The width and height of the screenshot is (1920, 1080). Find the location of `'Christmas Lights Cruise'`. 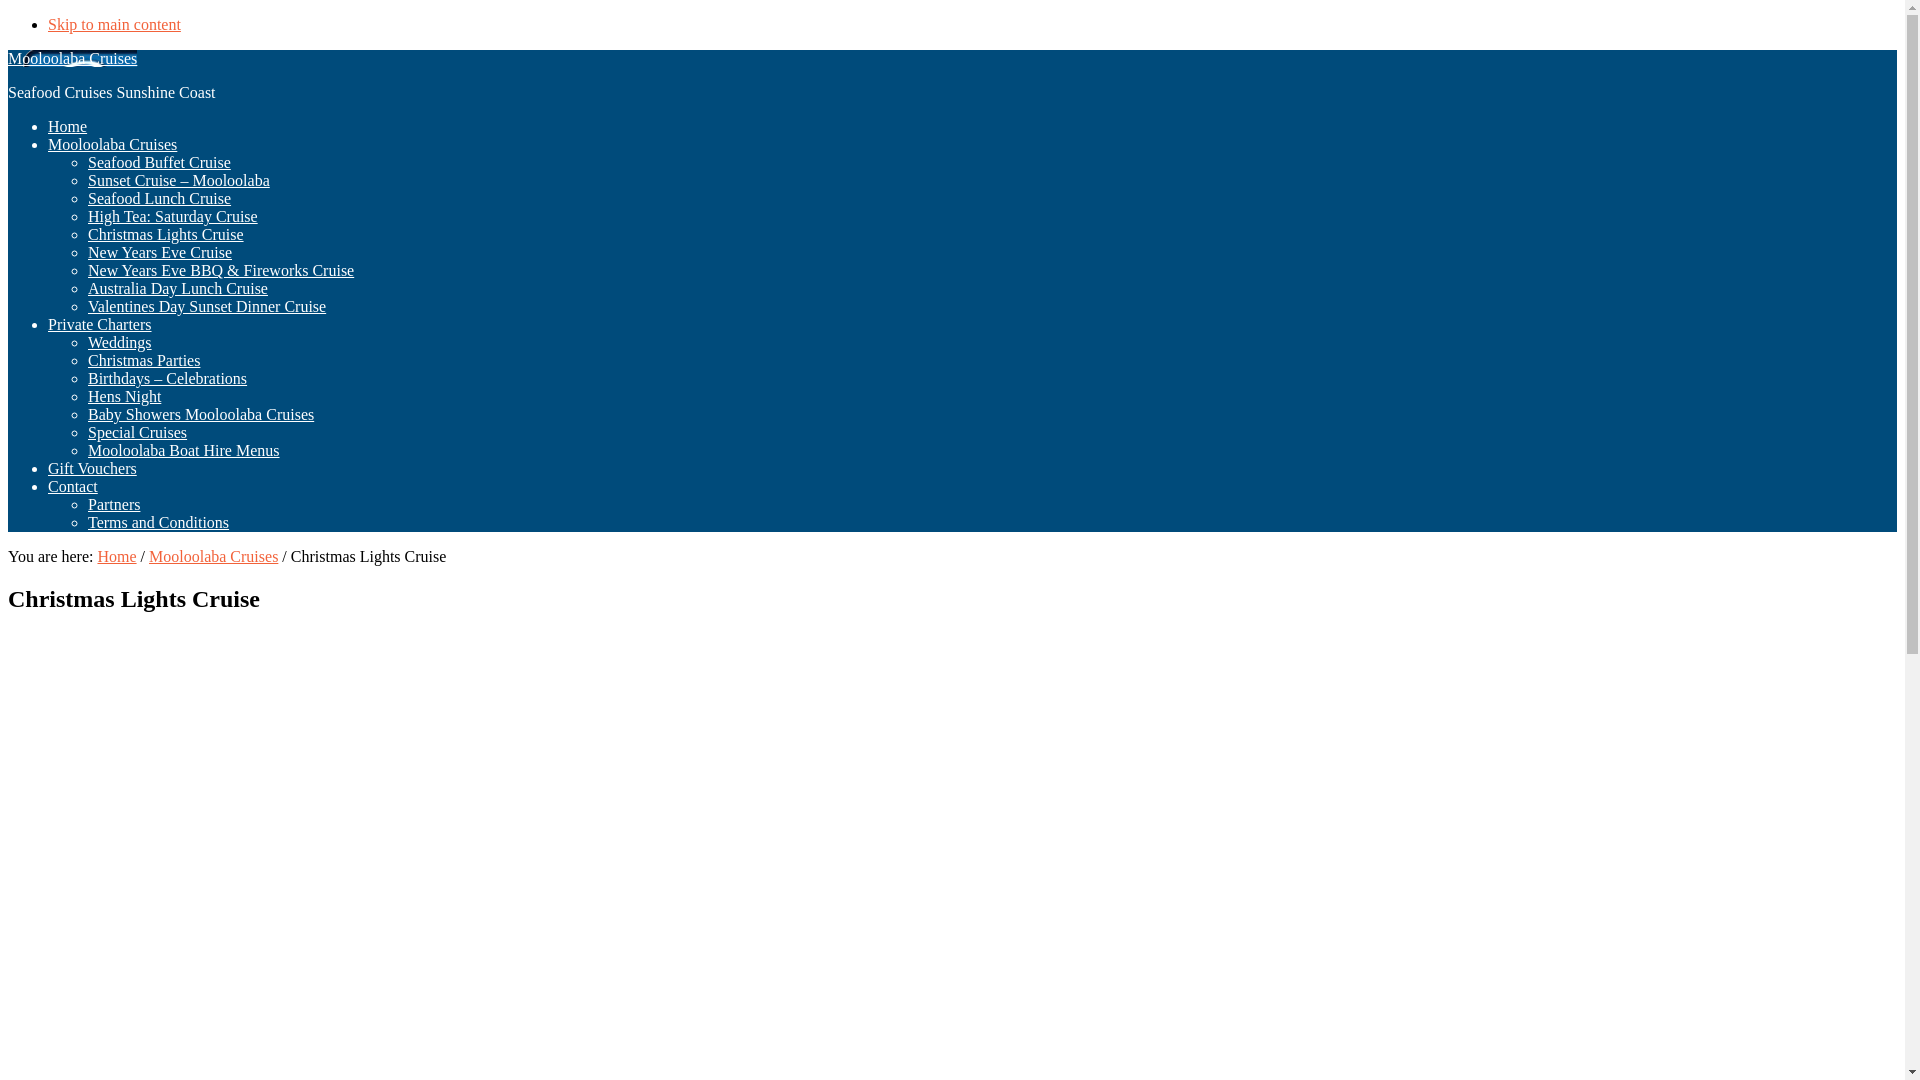

'Christmas Lights Cruise' is located at coordinates (166, 233).